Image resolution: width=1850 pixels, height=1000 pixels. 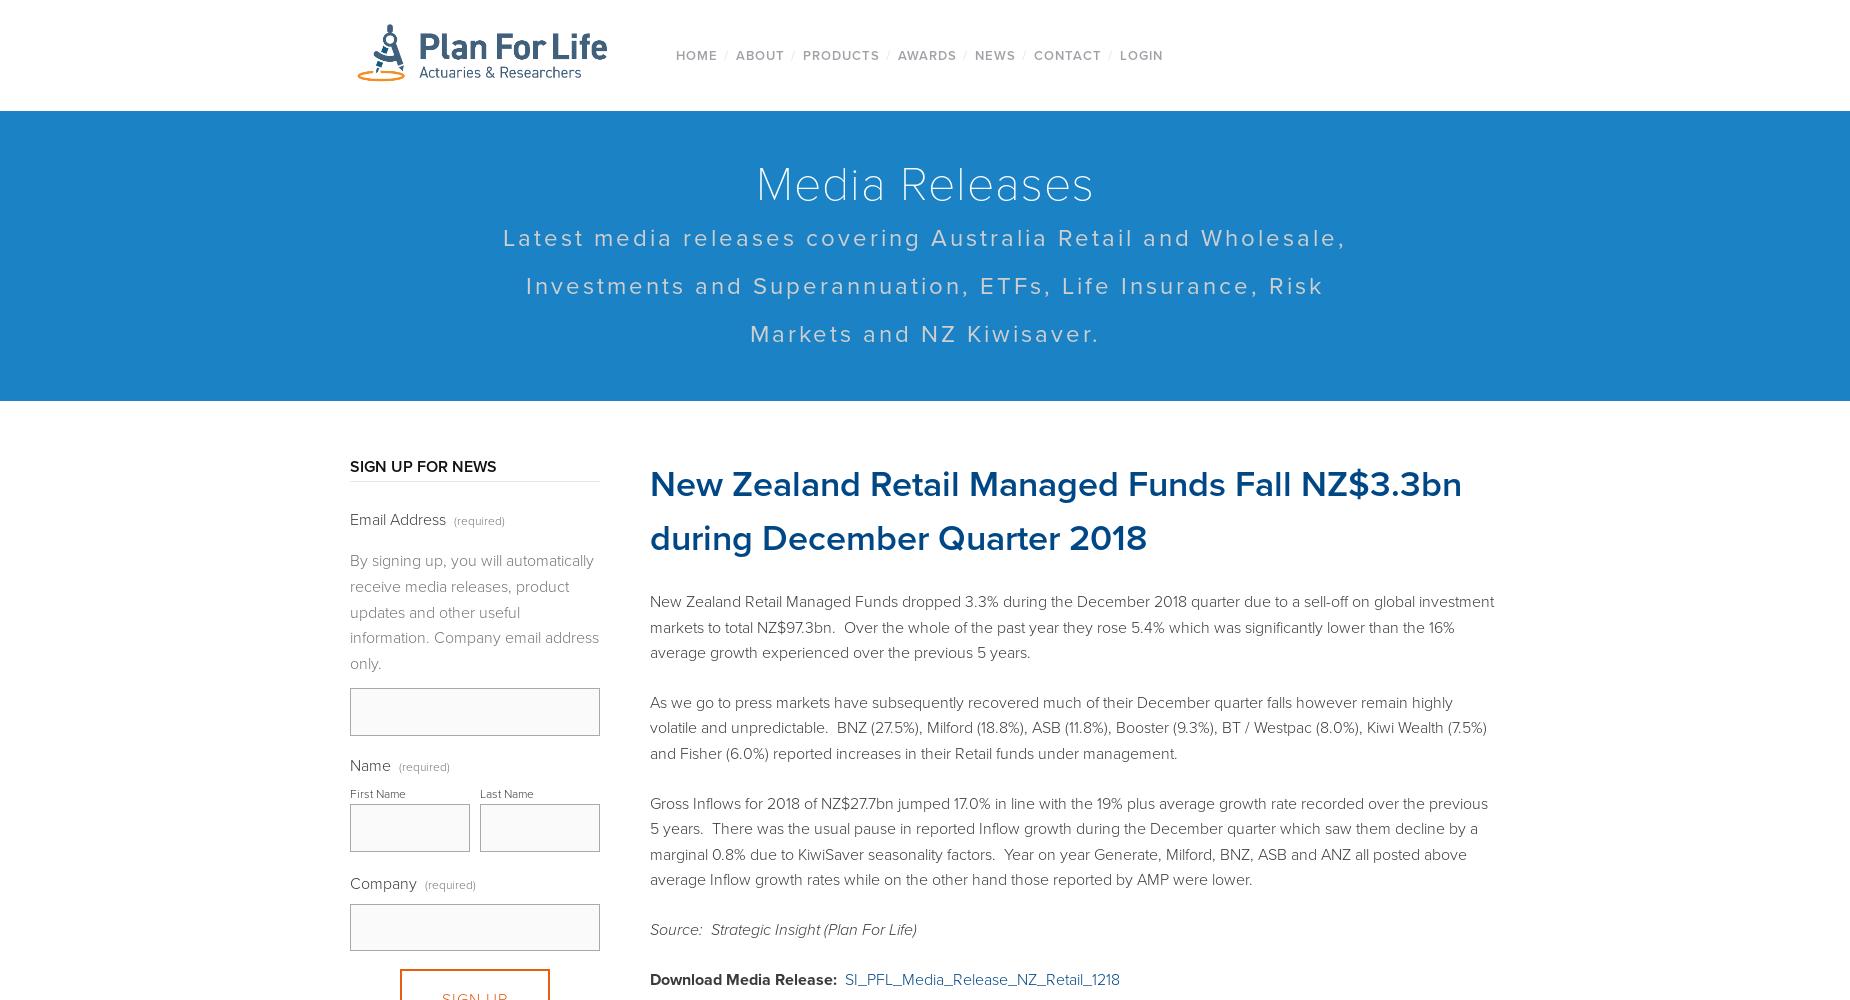 What do you see at coordinates (1139, 54) in the screenshot?
I see `'Login'` at bounding box center [1139, 54].